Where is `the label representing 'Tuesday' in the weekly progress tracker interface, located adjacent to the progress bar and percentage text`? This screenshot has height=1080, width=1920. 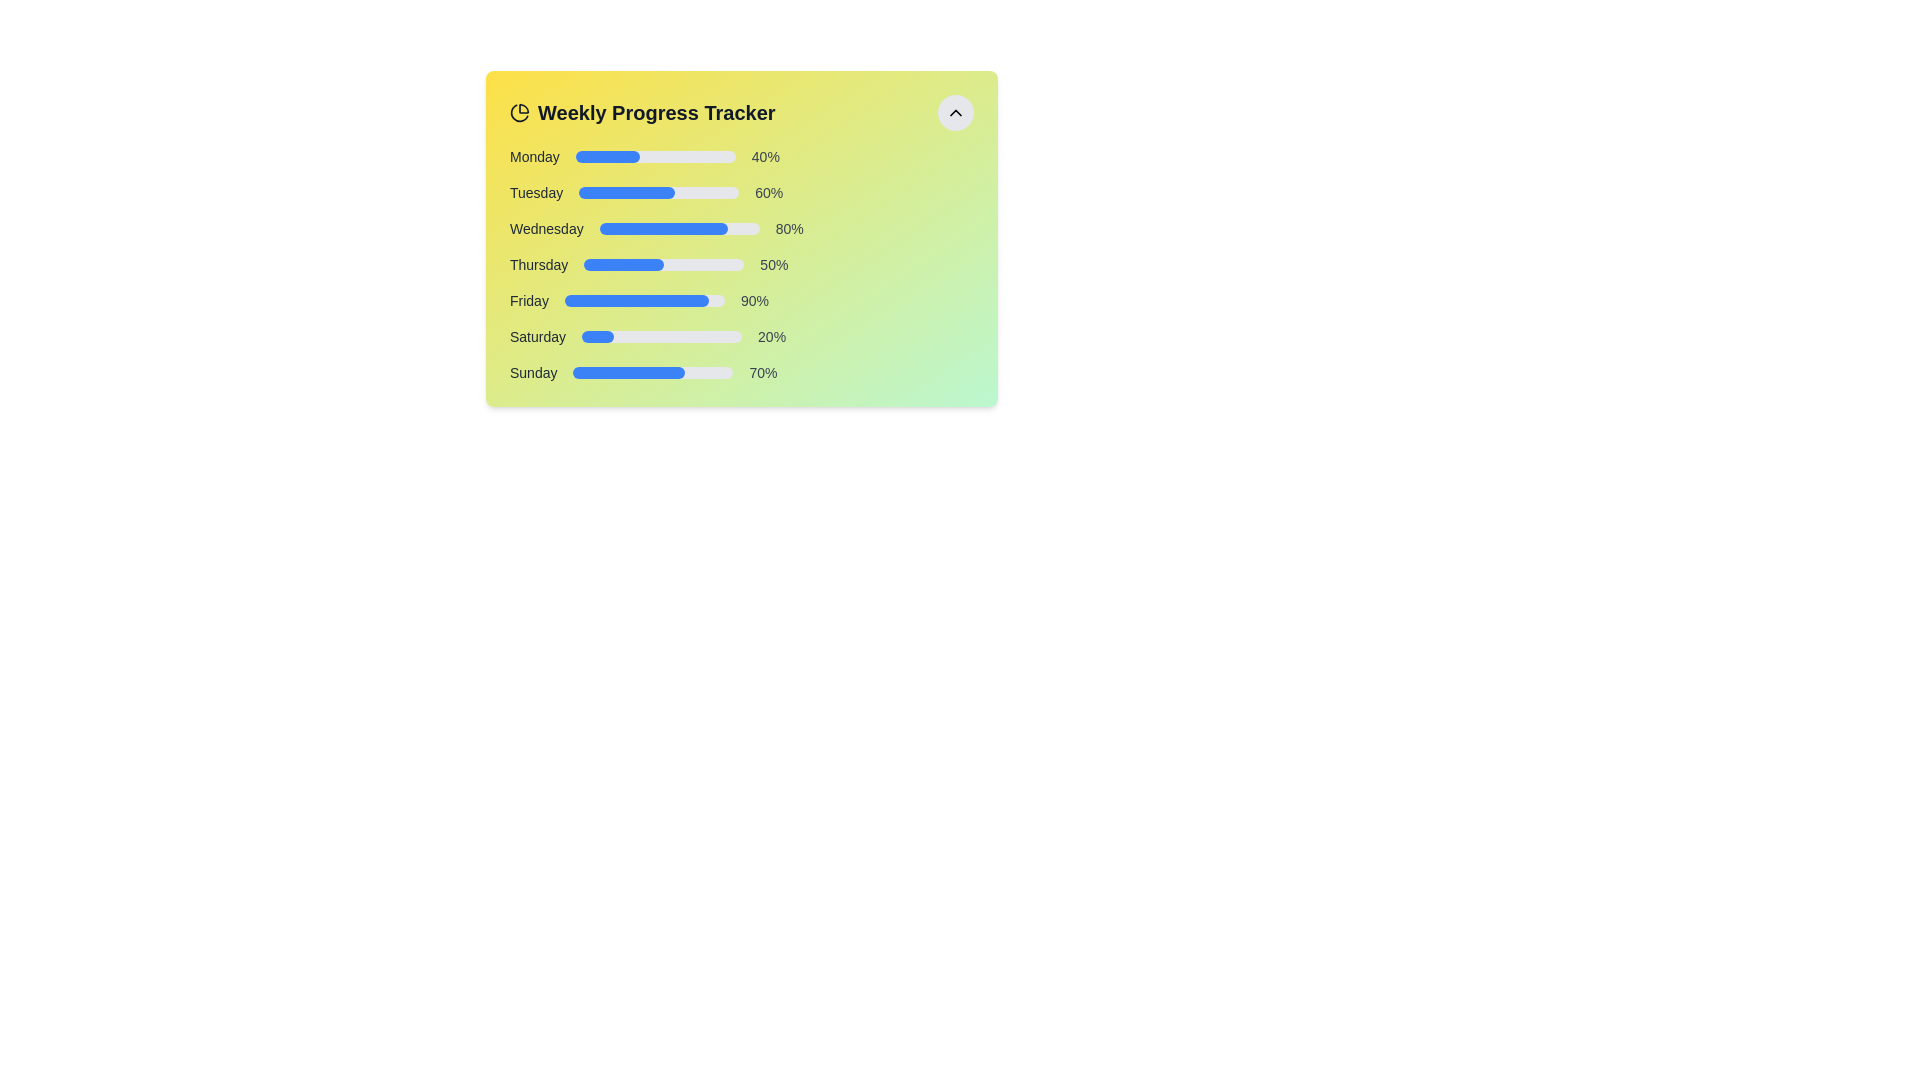
the label representing 'Tuesday' in the weekly progress tracker interface, located adjacent to the progress bar and percentage text is located at coordinates (536, 192).